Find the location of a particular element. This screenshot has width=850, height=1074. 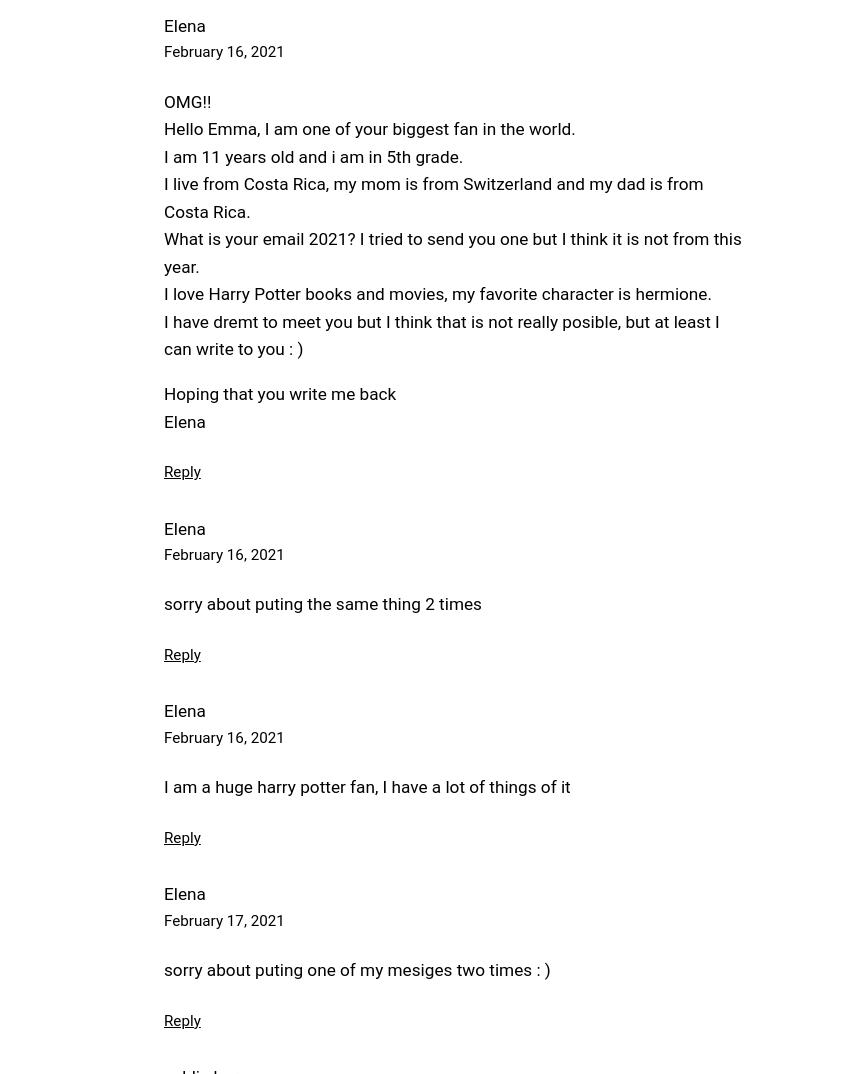

'What is your email 2021? I tried to send you one but I think it is not from this year.' is located at coordinates (451, 251).